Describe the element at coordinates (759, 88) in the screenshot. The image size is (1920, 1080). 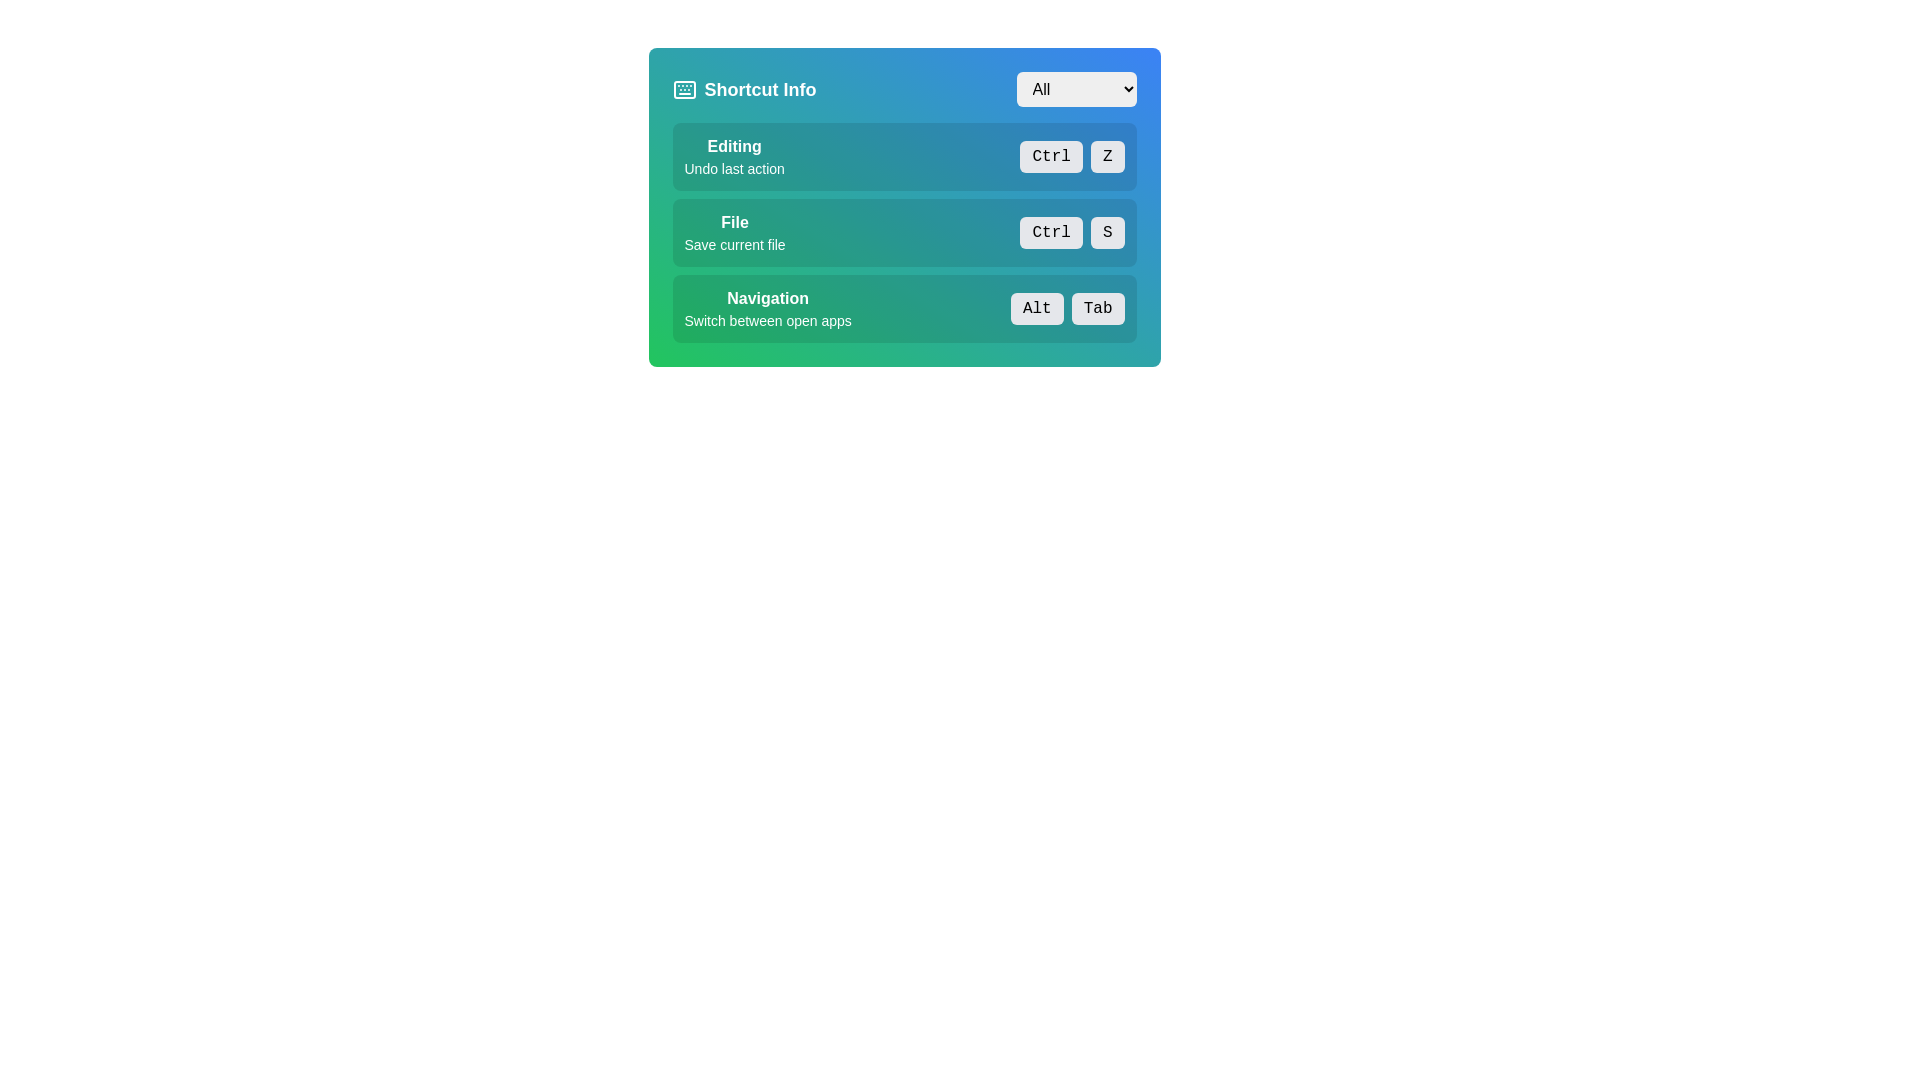
I see `the text label displaying 'Shortcut Info' in bold font, which is positioned next to a keyboard icon in the upper-left section of the panel` at that location.